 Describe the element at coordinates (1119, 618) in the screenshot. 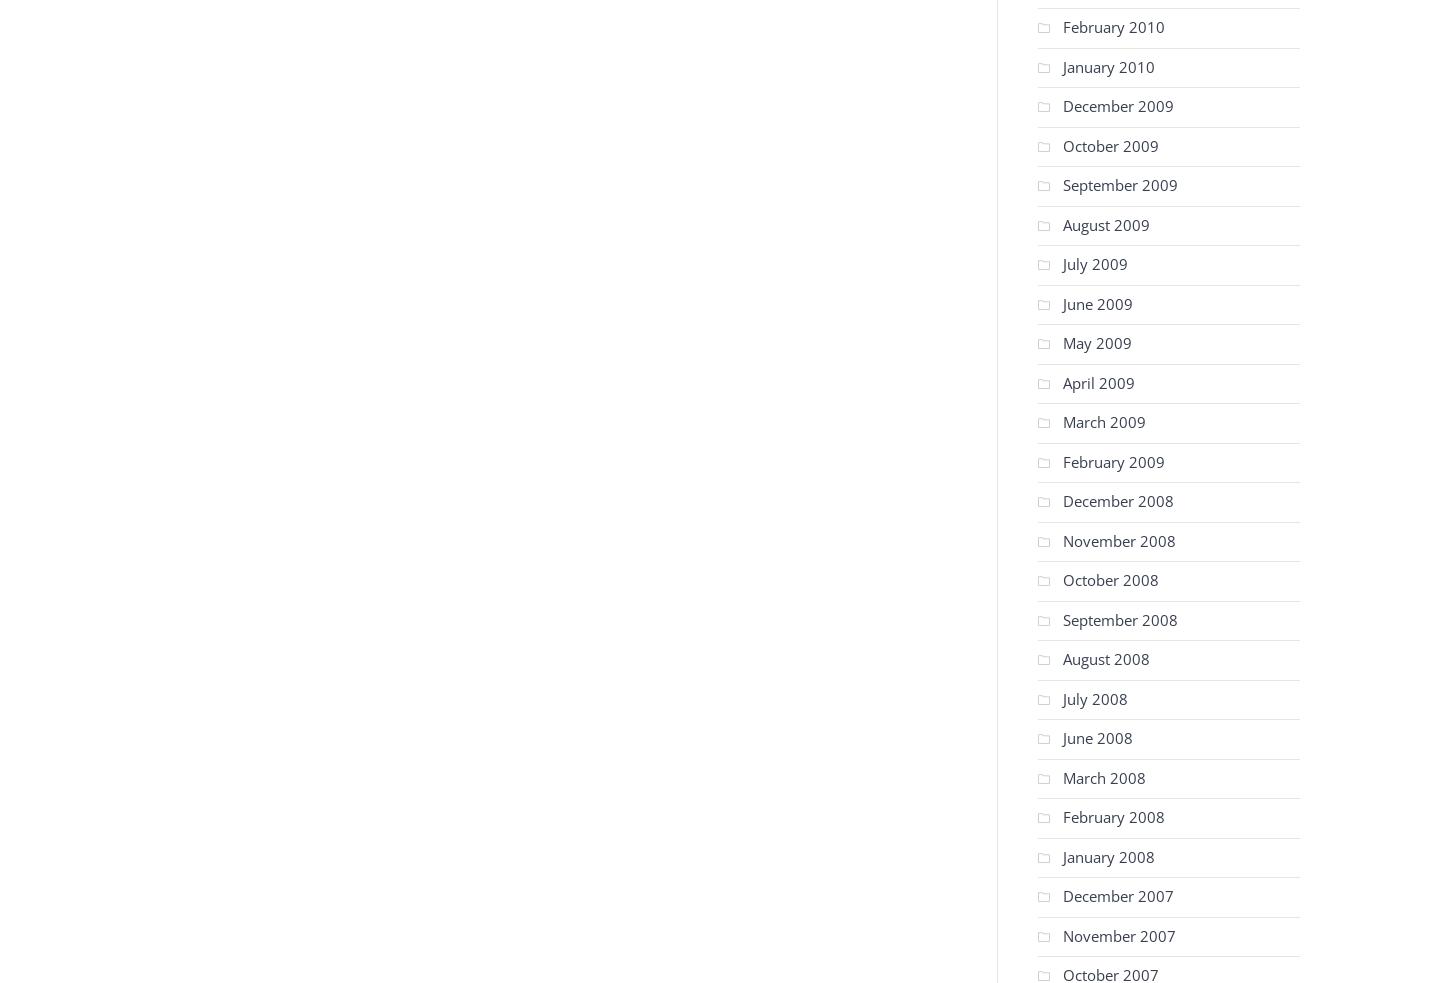

I see `'September 2008'` at that location.